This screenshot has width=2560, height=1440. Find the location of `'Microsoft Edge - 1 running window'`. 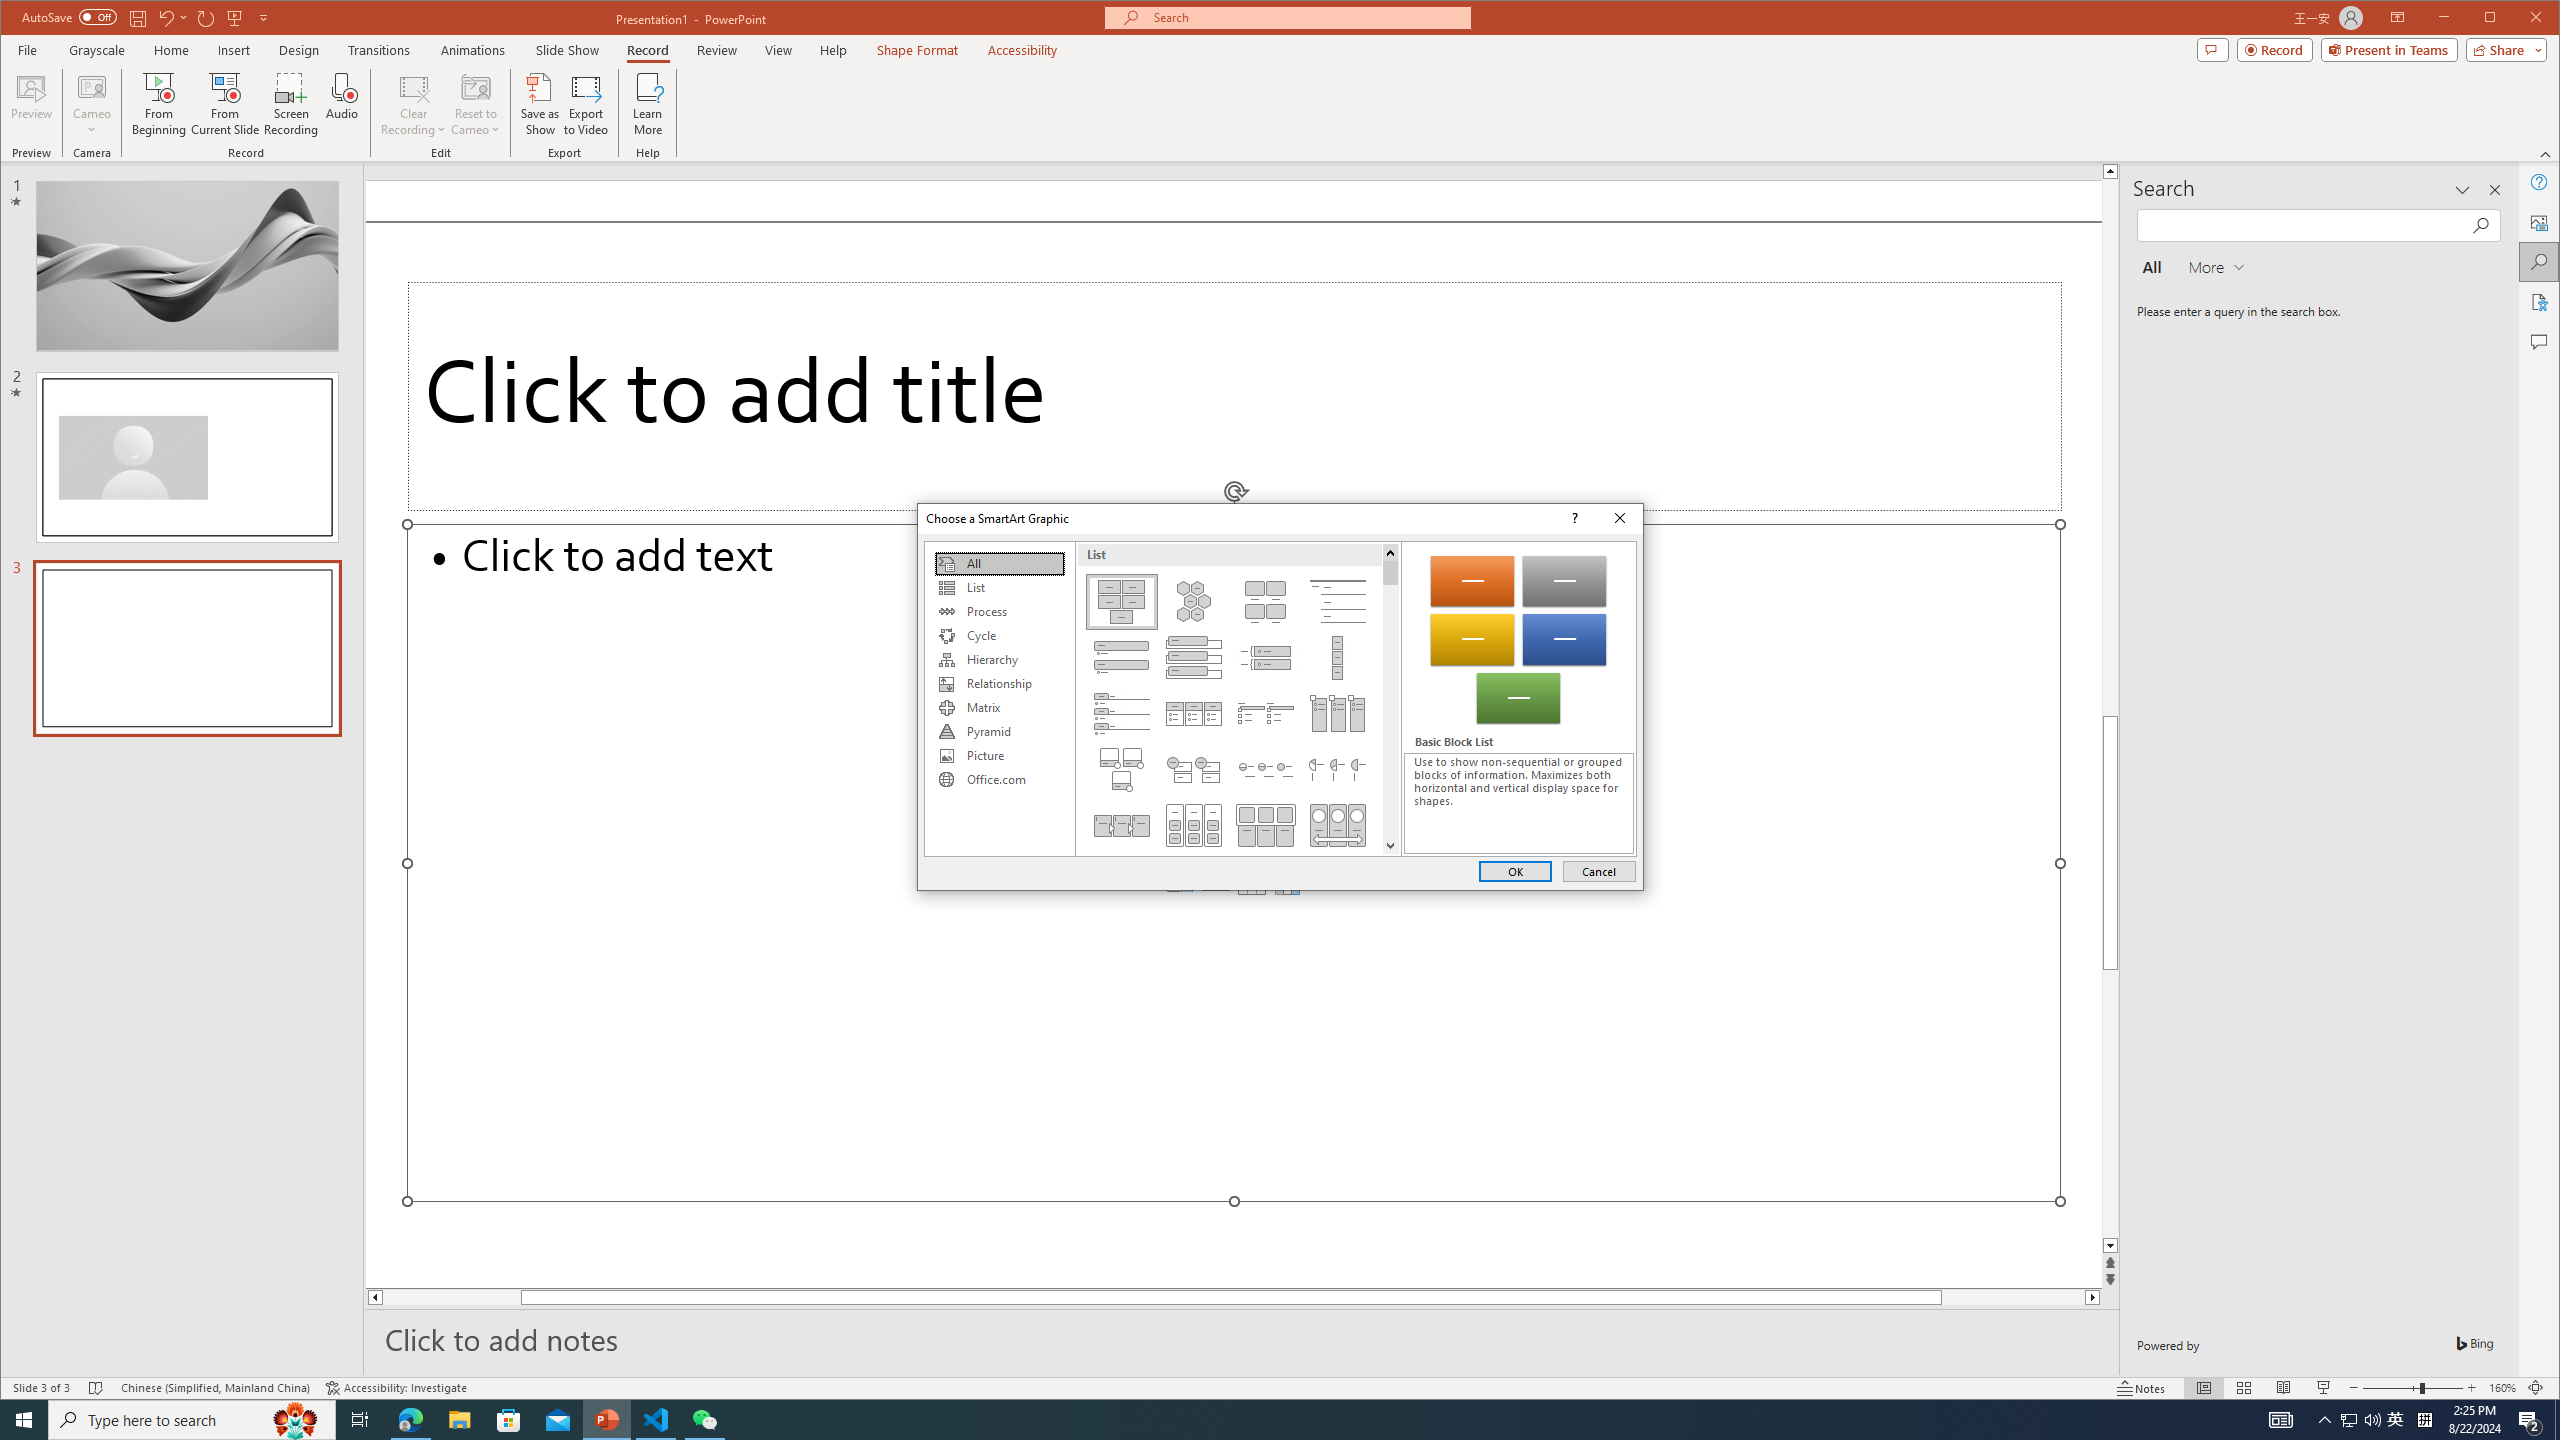

'Microsoft Edge - 1 running window' is located at coordinates (409, 1418).